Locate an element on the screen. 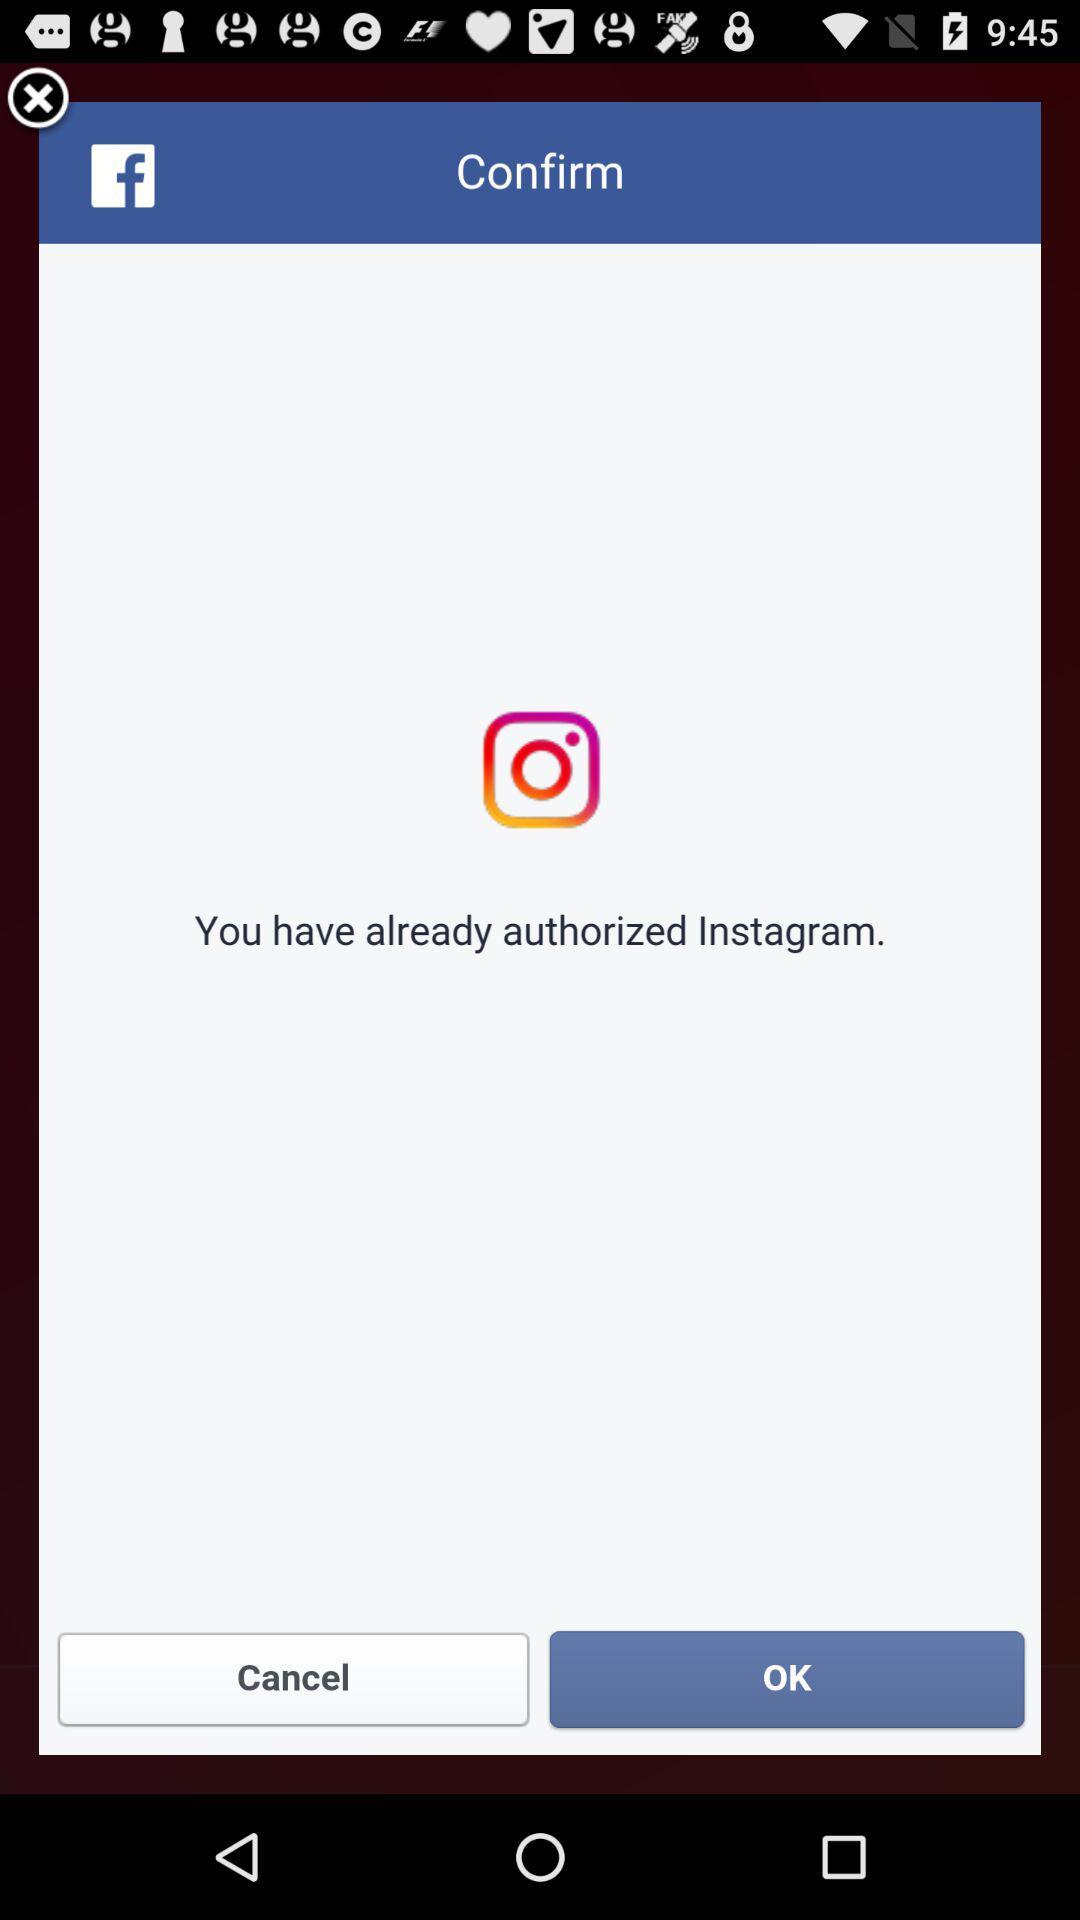  app is located at coordinates (38, 100).